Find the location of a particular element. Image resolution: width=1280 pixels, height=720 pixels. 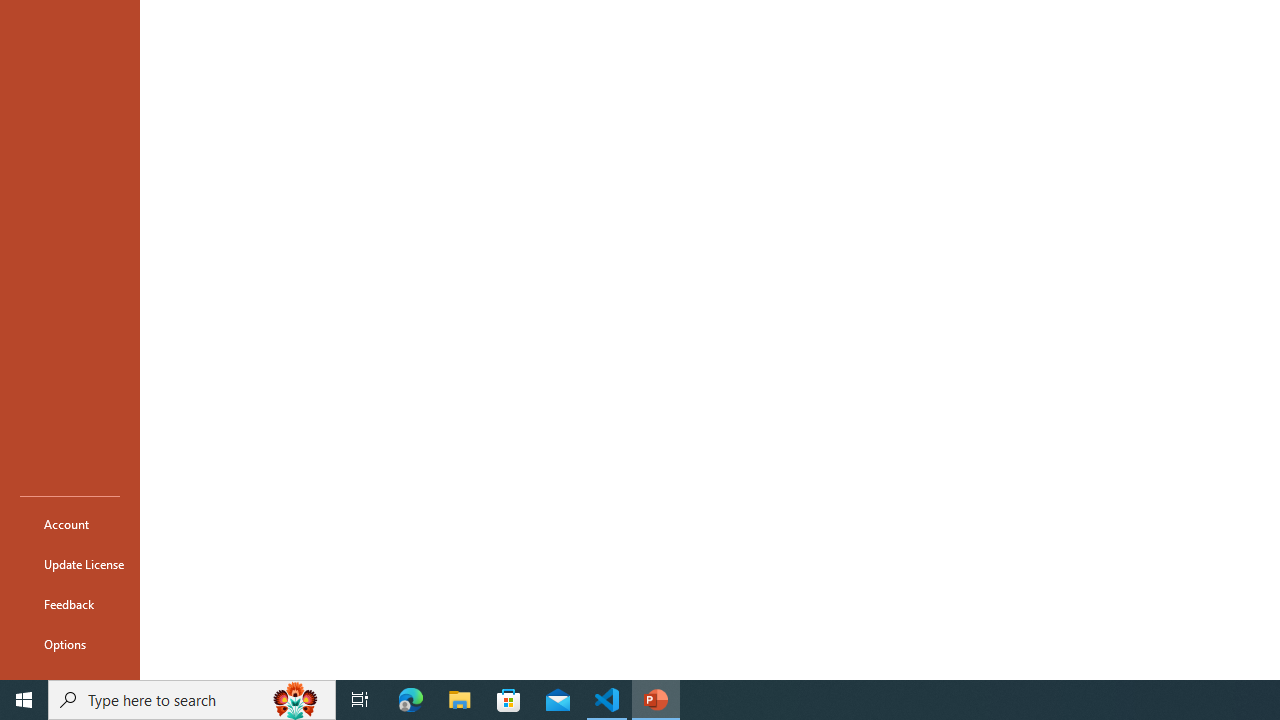

'Feedback' is located at coordinates (69, 603).